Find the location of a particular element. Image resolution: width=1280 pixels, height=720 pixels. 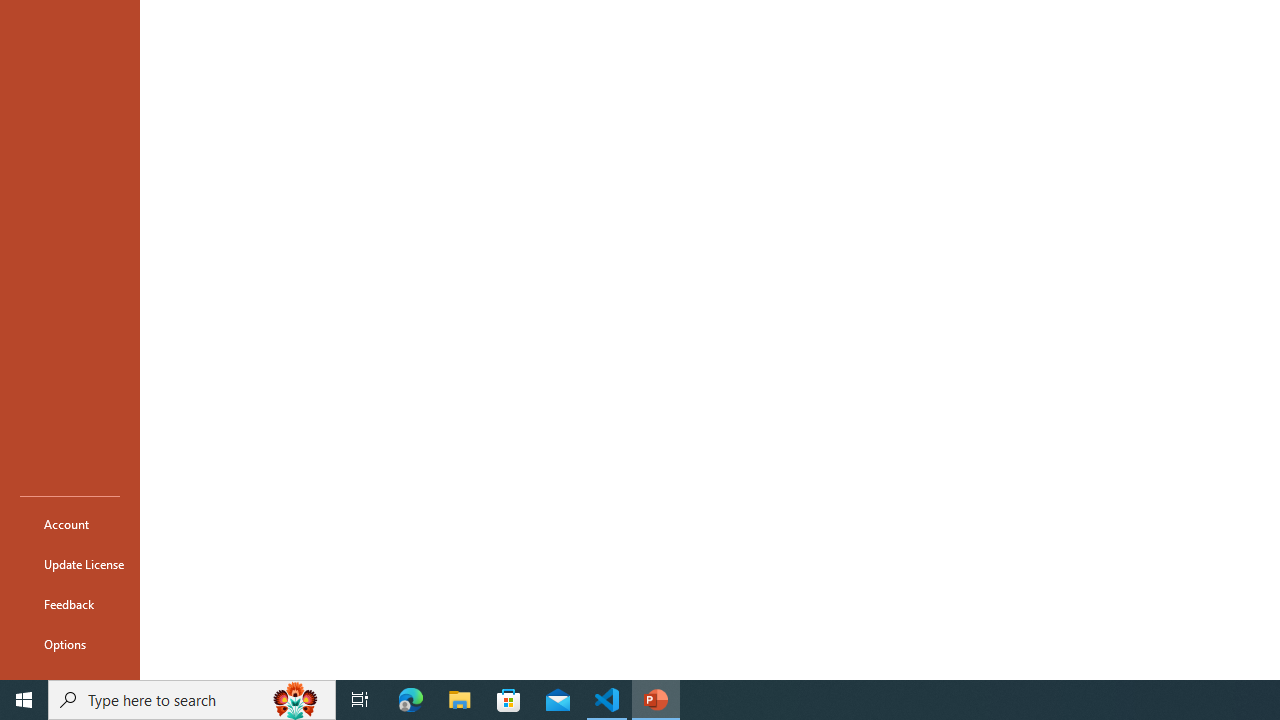

'Feedback' is located at coordinates (69, 603).